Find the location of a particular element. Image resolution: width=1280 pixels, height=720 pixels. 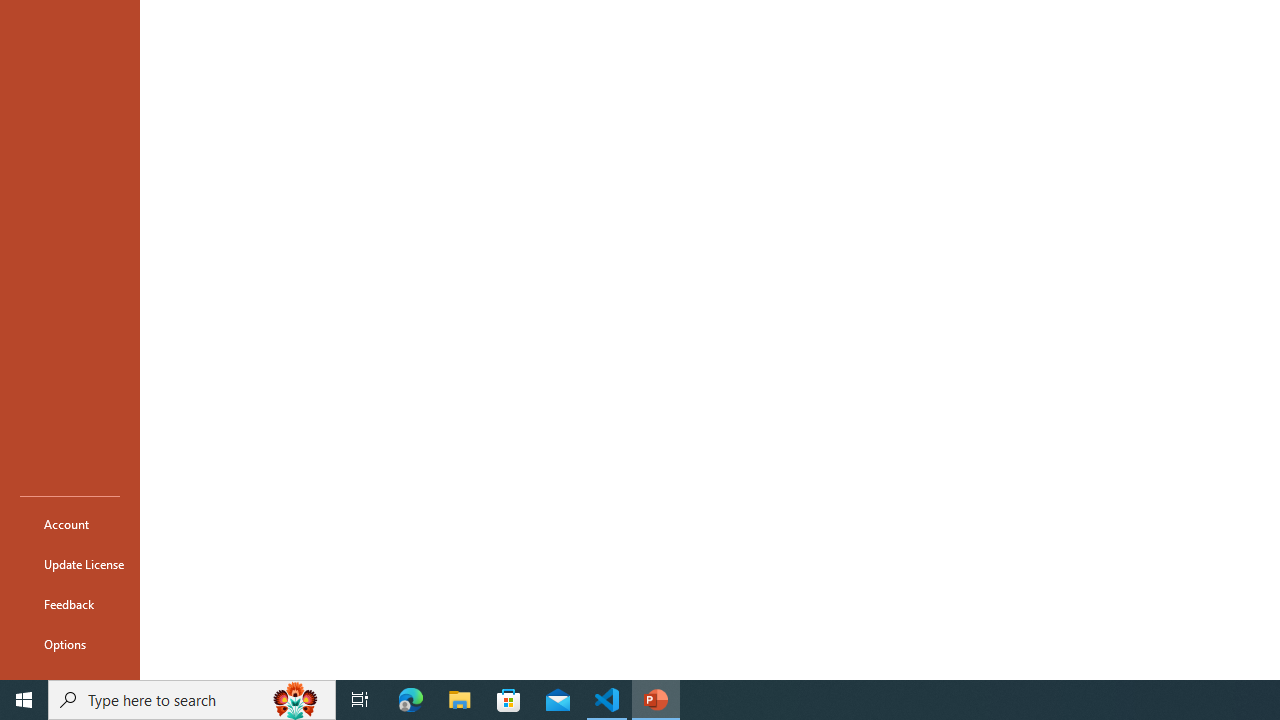

'Feedback' is located at coordinates (69, 603).